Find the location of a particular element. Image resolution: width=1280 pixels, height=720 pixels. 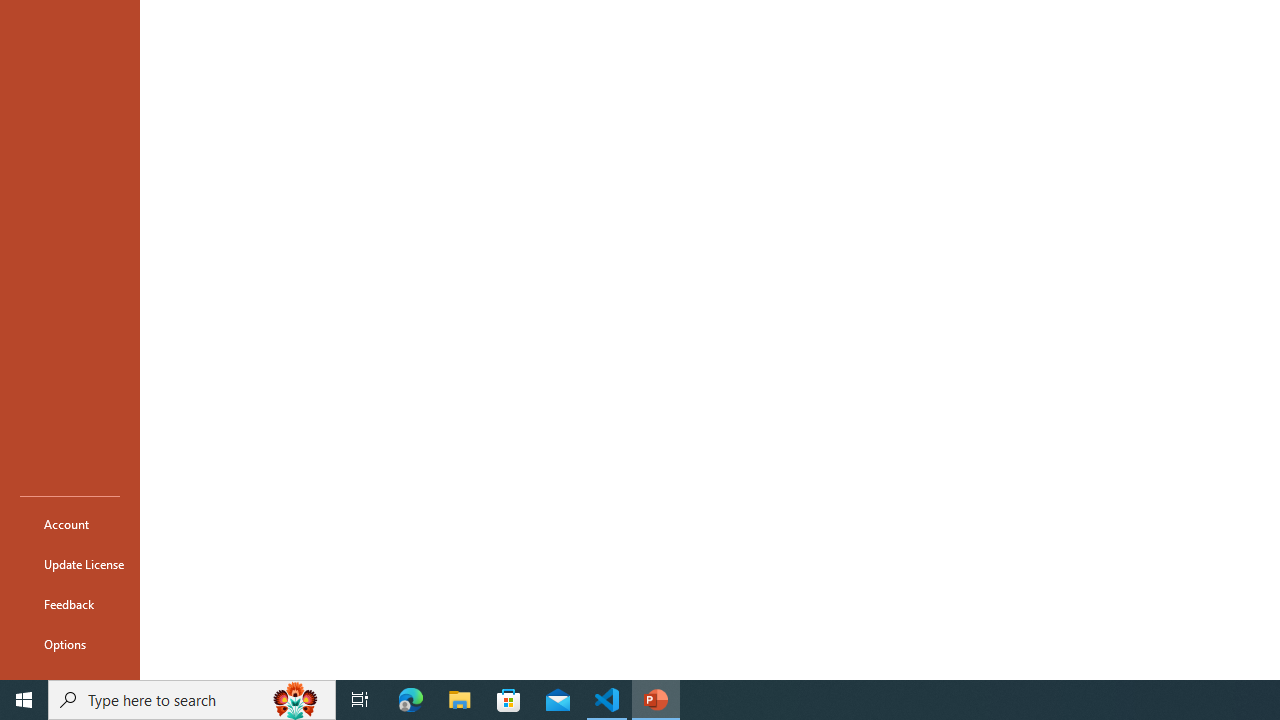

'Feedback' is located at coordinates (69, 603).